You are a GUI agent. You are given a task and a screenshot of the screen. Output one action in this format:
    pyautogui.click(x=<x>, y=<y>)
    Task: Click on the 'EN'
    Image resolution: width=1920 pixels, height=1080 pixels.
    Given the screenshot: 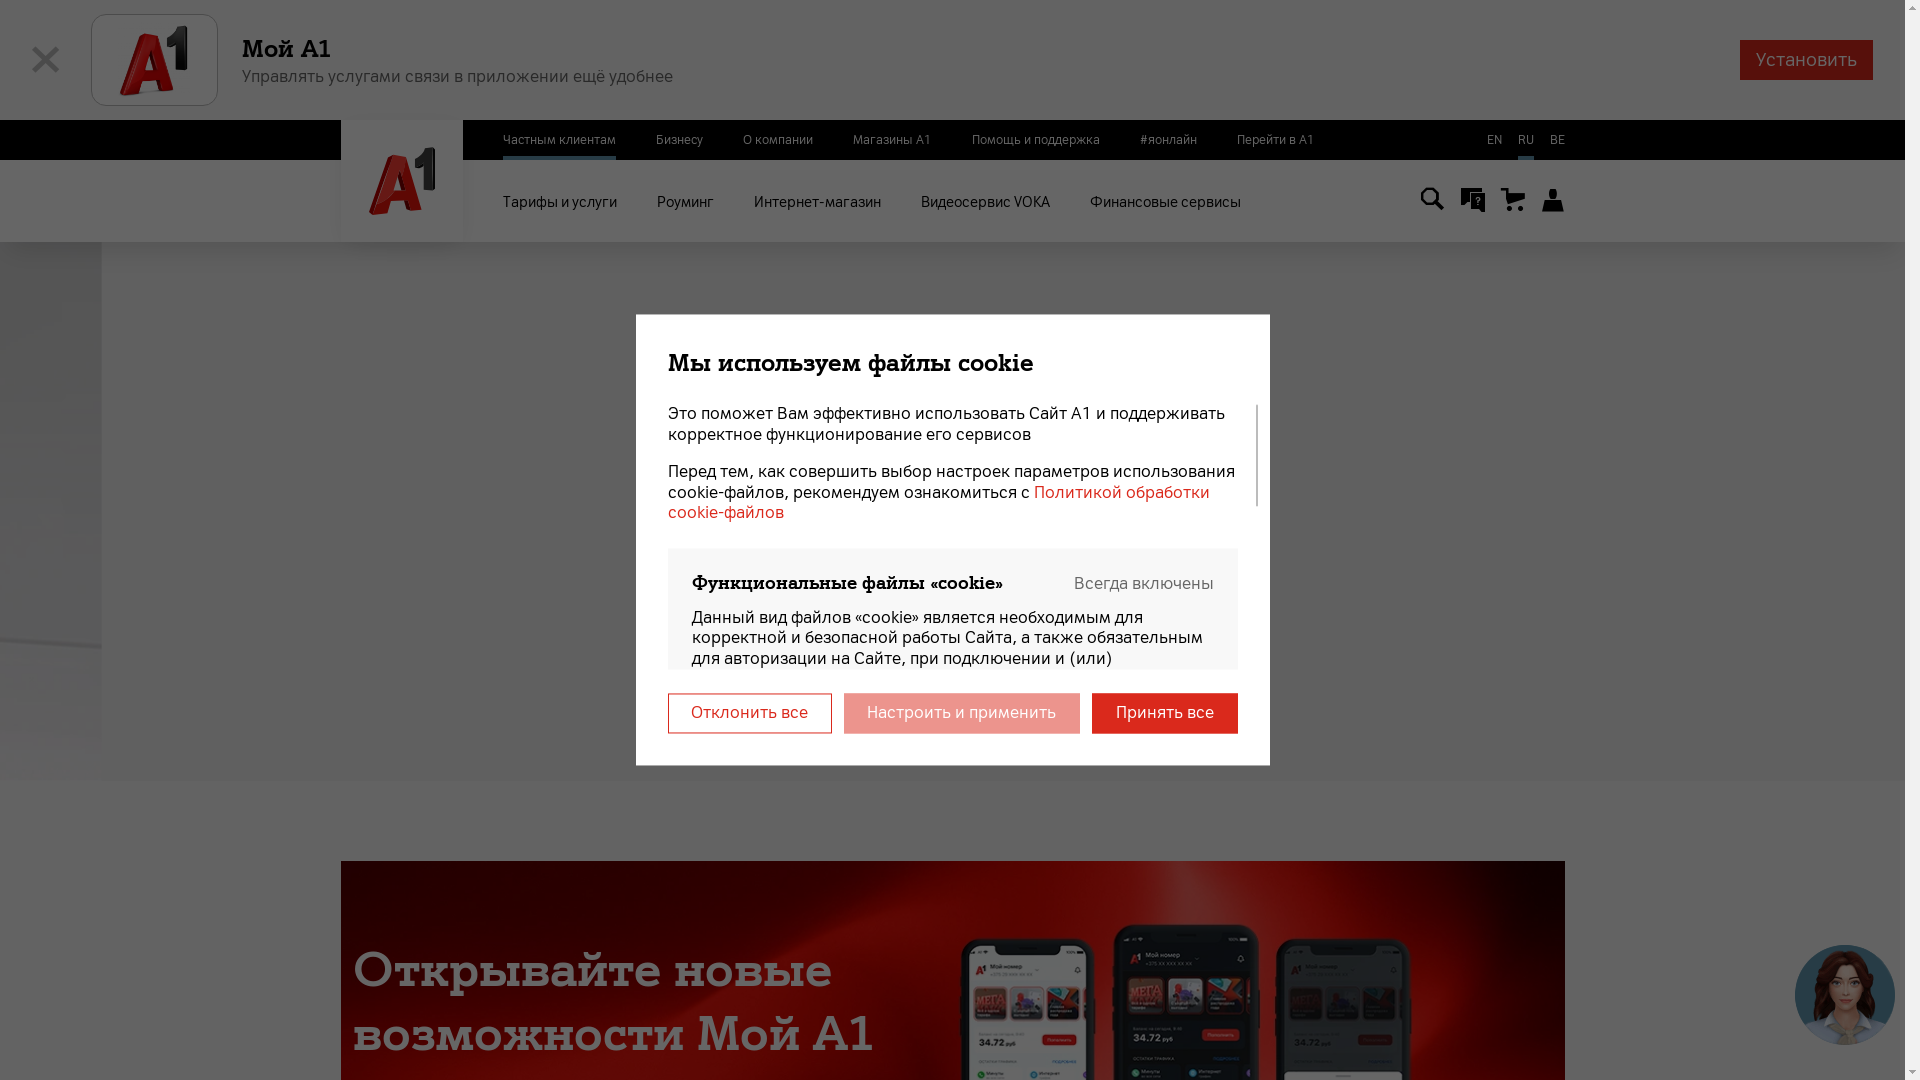 What is the action you would take?
    pyautogui.click(x=1486, y=138)
    